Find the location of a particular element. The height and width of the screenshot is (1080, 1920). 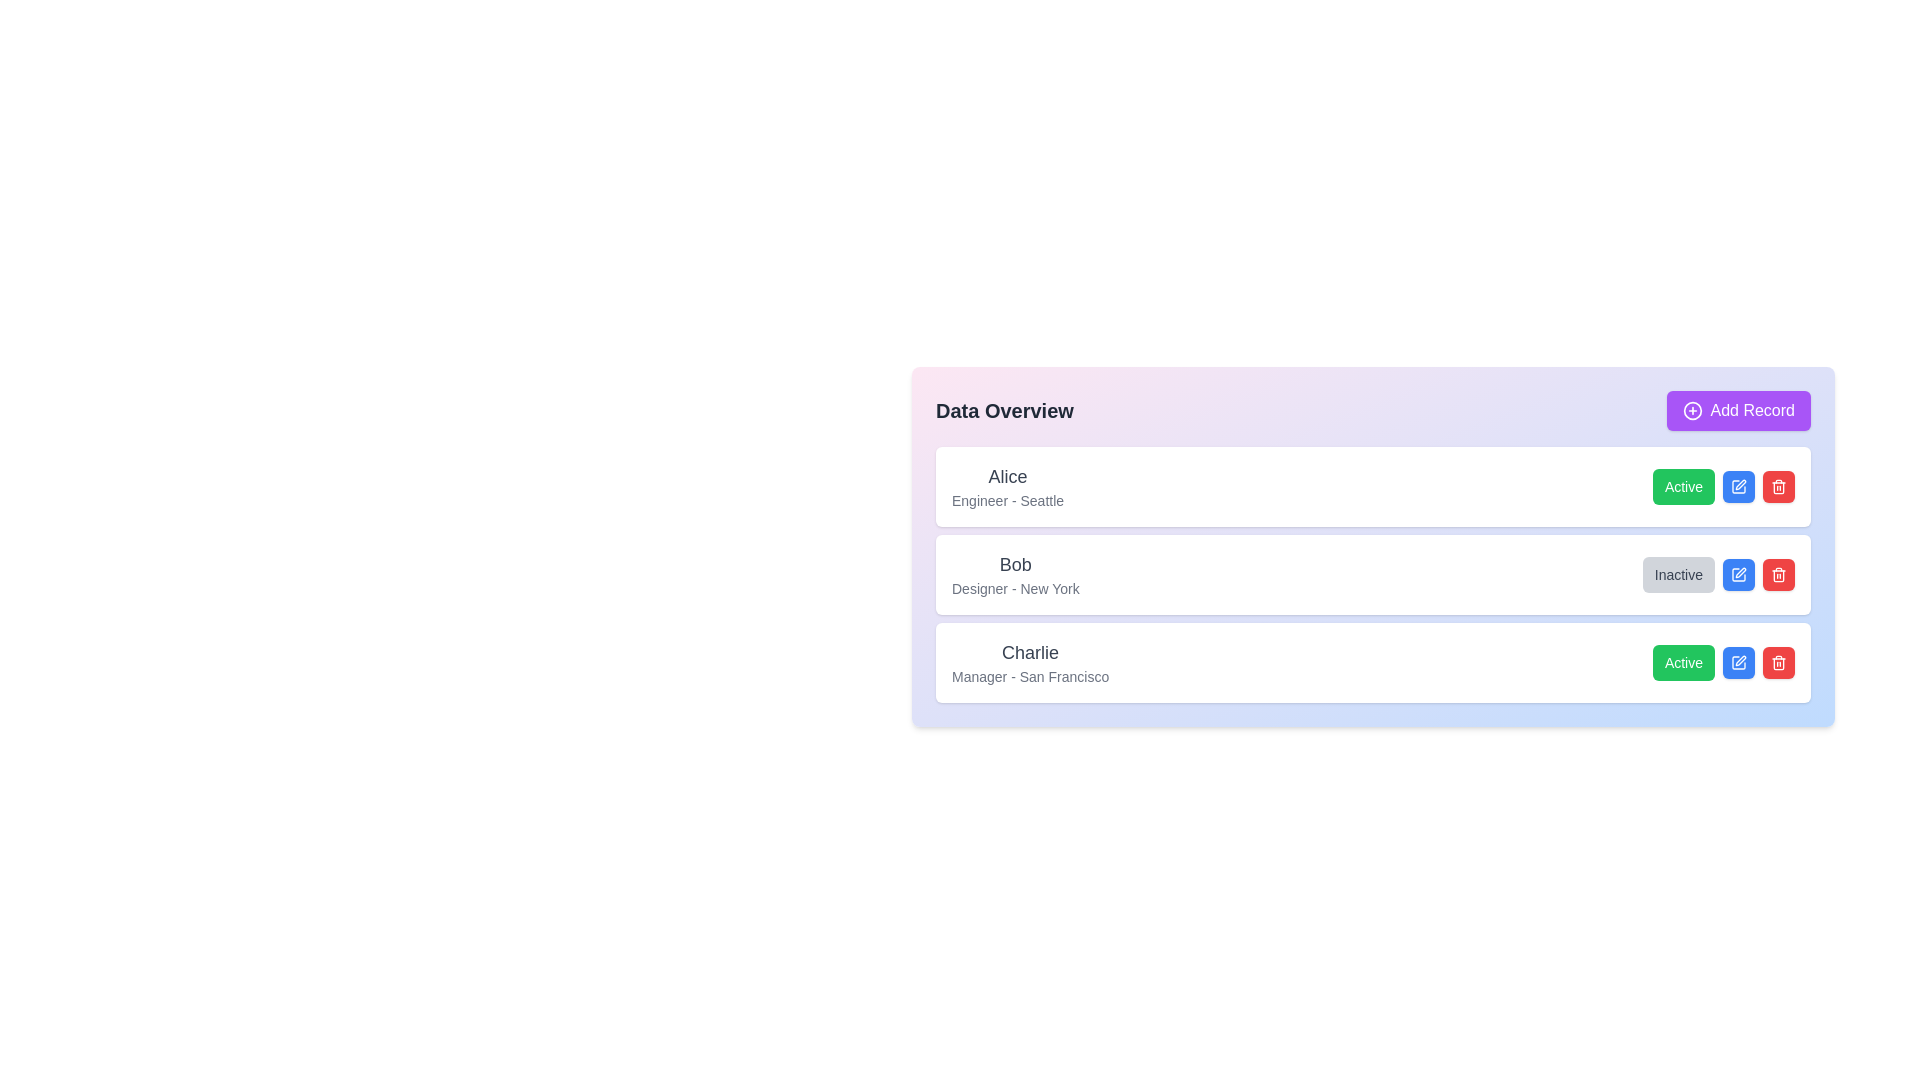

the delete button, which is the third button in a horizontal row of action buttons, located to the right of the blue edit button and below the green active status button, to observe the hover effect appearance is located at coordinates (1779, 663).